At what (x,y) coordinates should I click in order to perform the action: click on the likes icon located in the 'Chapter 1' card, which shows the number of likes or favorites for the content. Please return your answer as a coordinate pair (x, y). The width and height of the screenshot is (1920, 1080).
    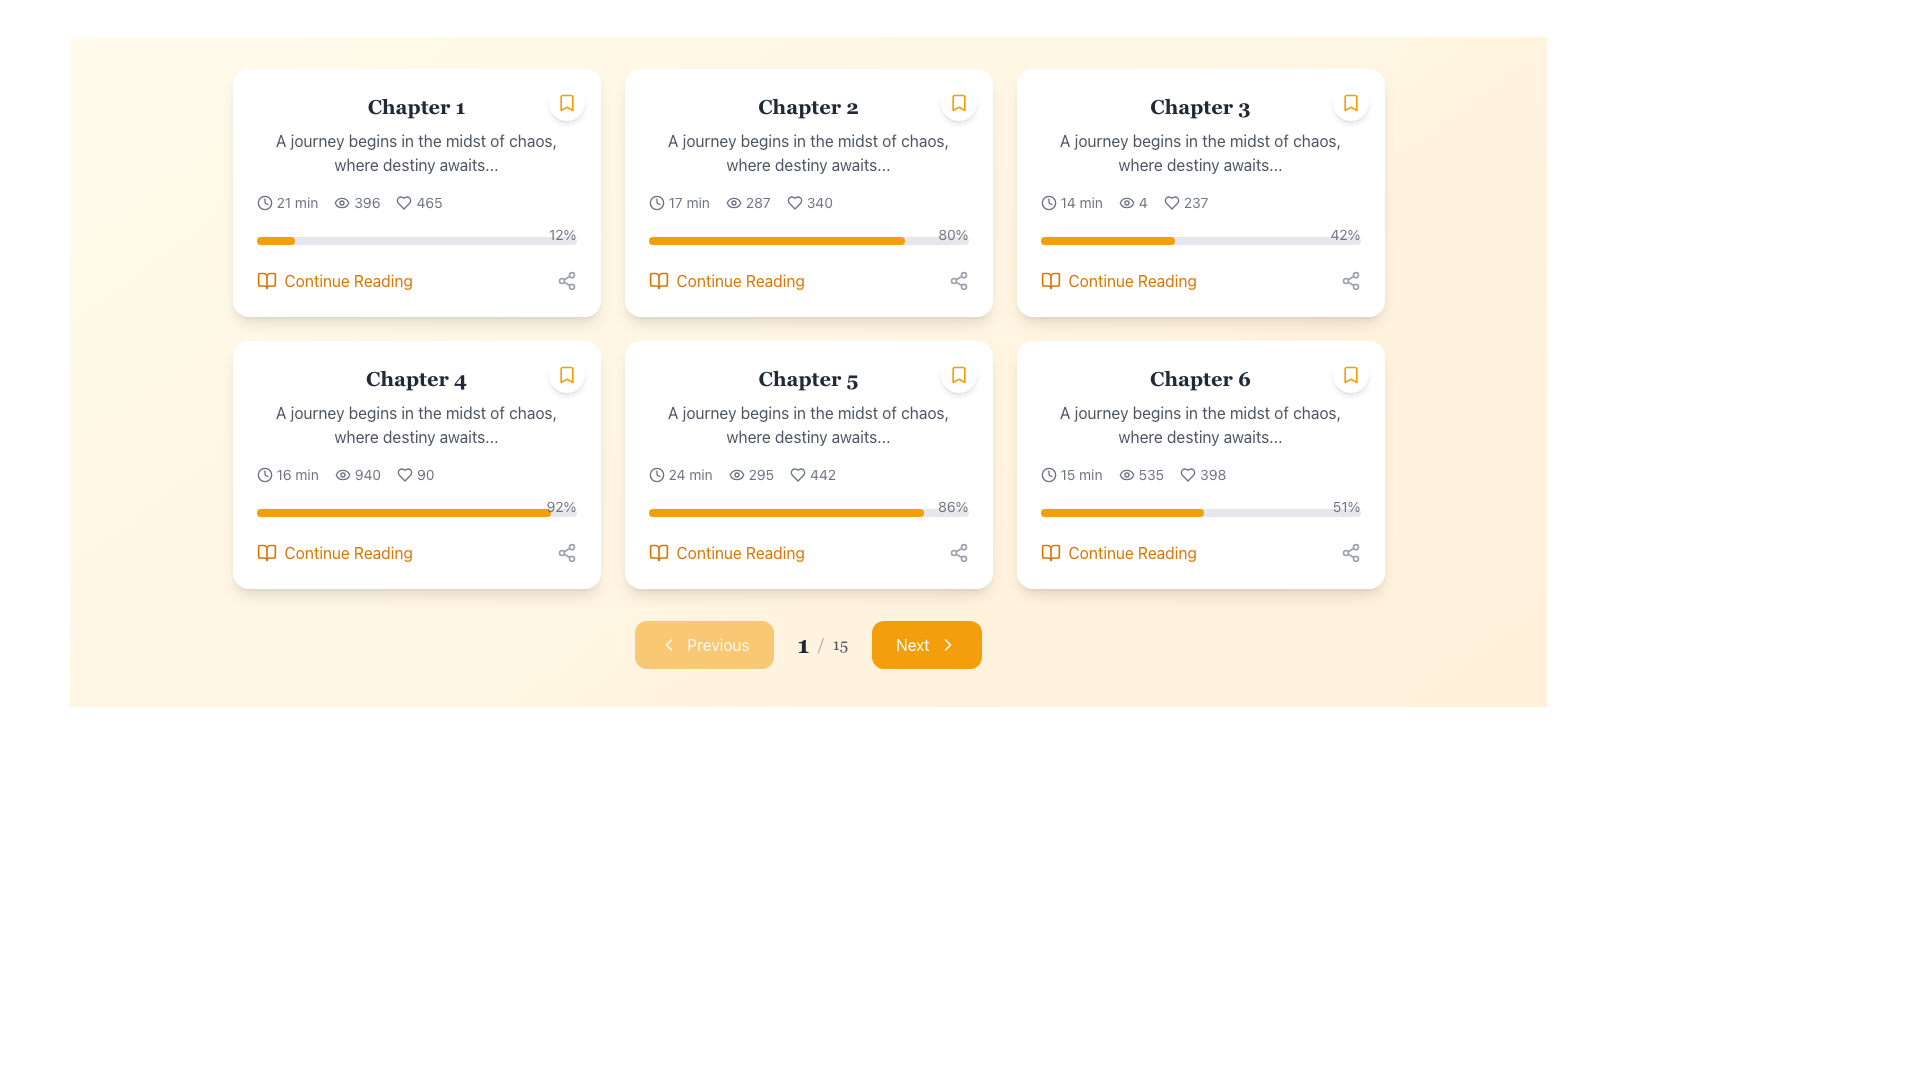
    Looking at the image, I should click on (418, 203).